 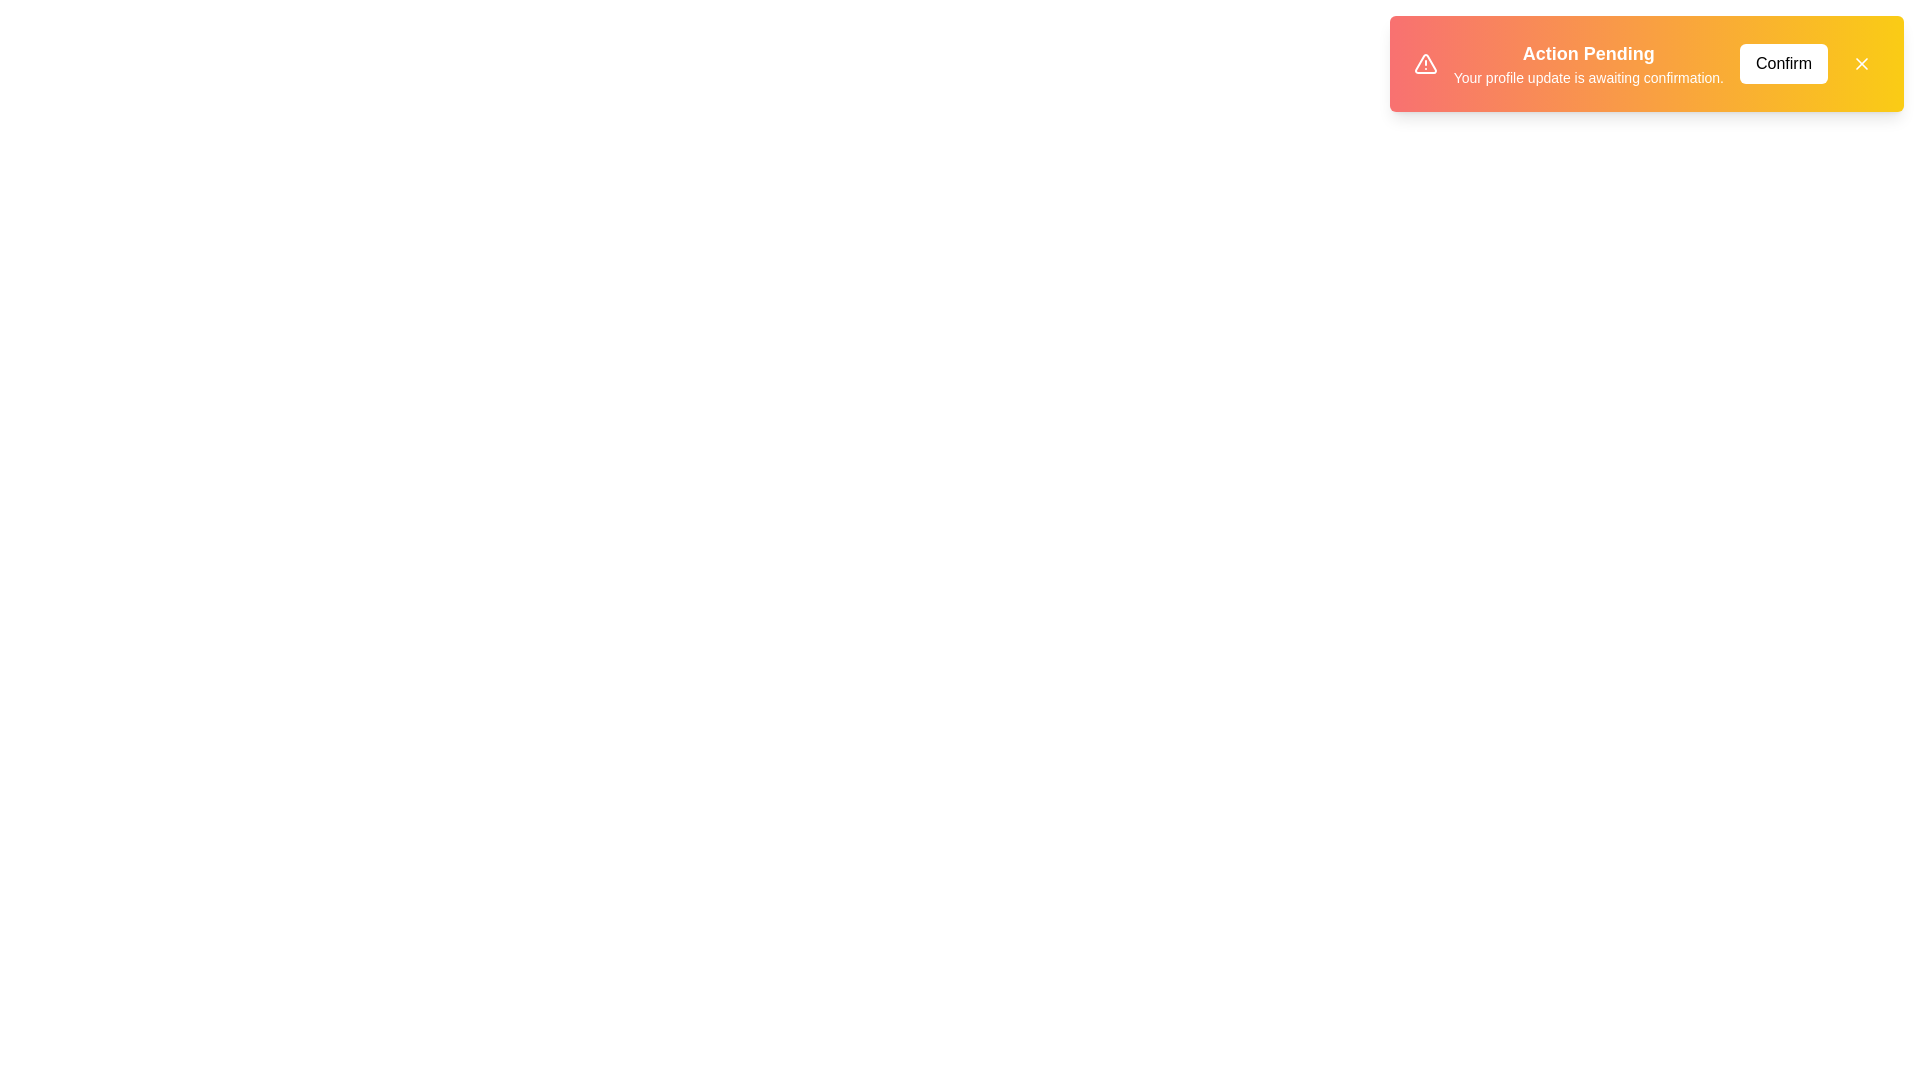 What do you see at coordinates (1861, 63) in the screenshot?
I see `the close button to dismiss the Snackbar` at bounding box center [1861, 63].